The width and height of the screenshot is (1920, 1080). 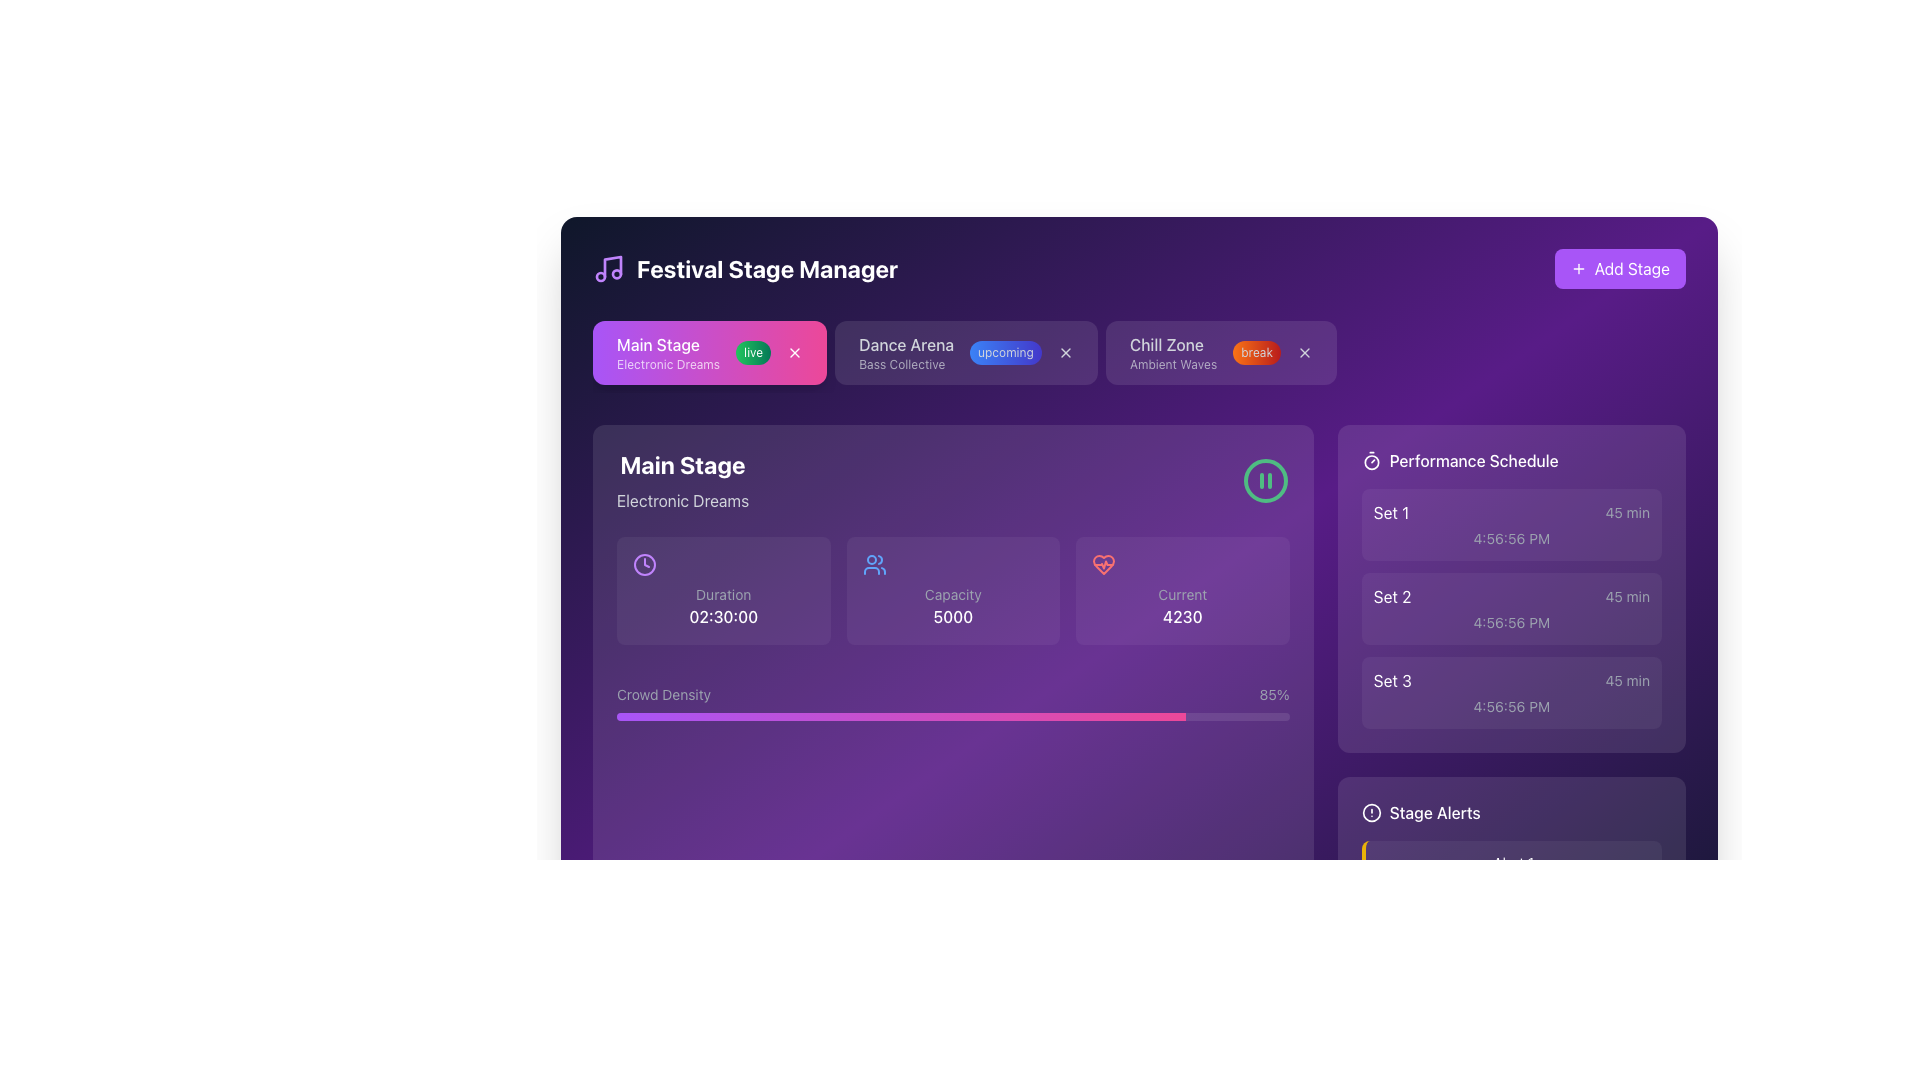 What do you see at coordinates (1620, 268) in the screenshot?
I see `the button located in the top right corner of the interface` at bounding box center [1620, 268].